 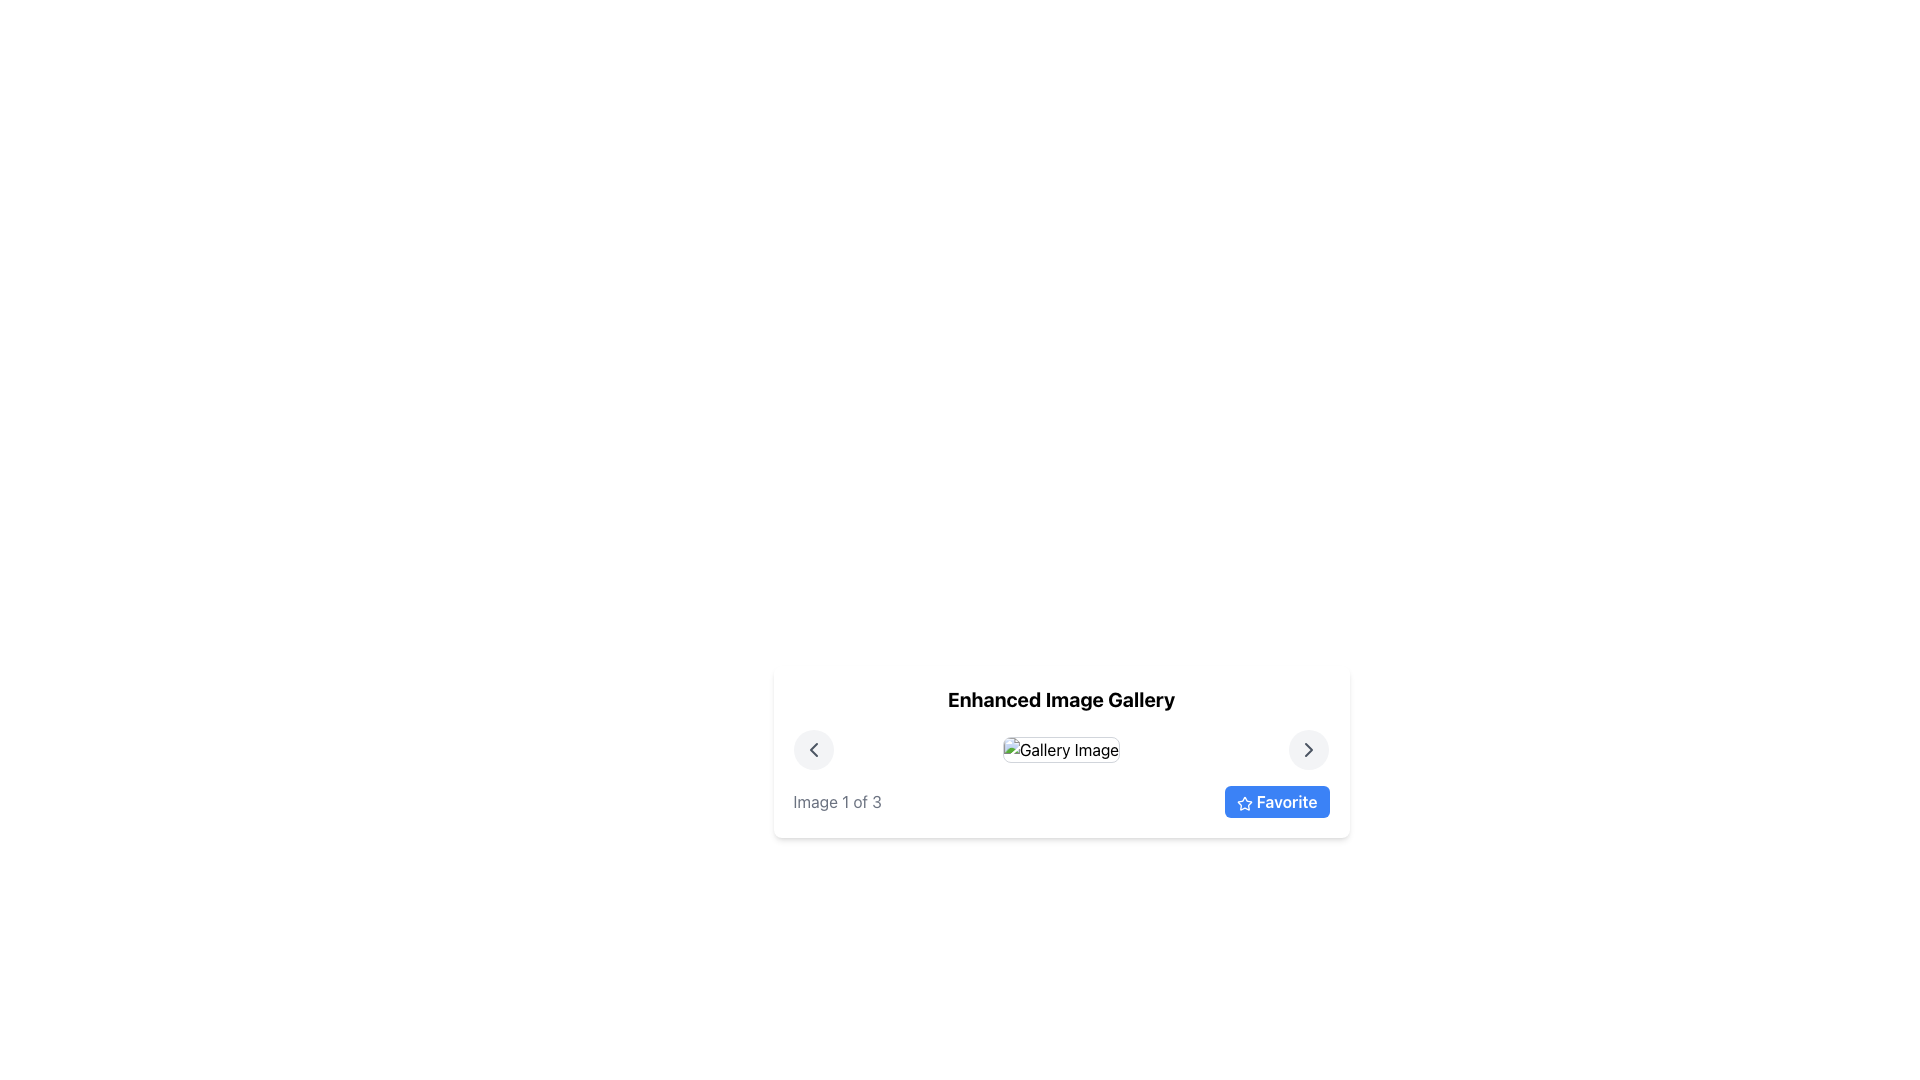 What do you see at coordinates (1243, 802) in the screenshot?
I see `the star-shaped icon within the 'Favorite' button to interact with the favorite functionality` at bounding box center [1243, 802].